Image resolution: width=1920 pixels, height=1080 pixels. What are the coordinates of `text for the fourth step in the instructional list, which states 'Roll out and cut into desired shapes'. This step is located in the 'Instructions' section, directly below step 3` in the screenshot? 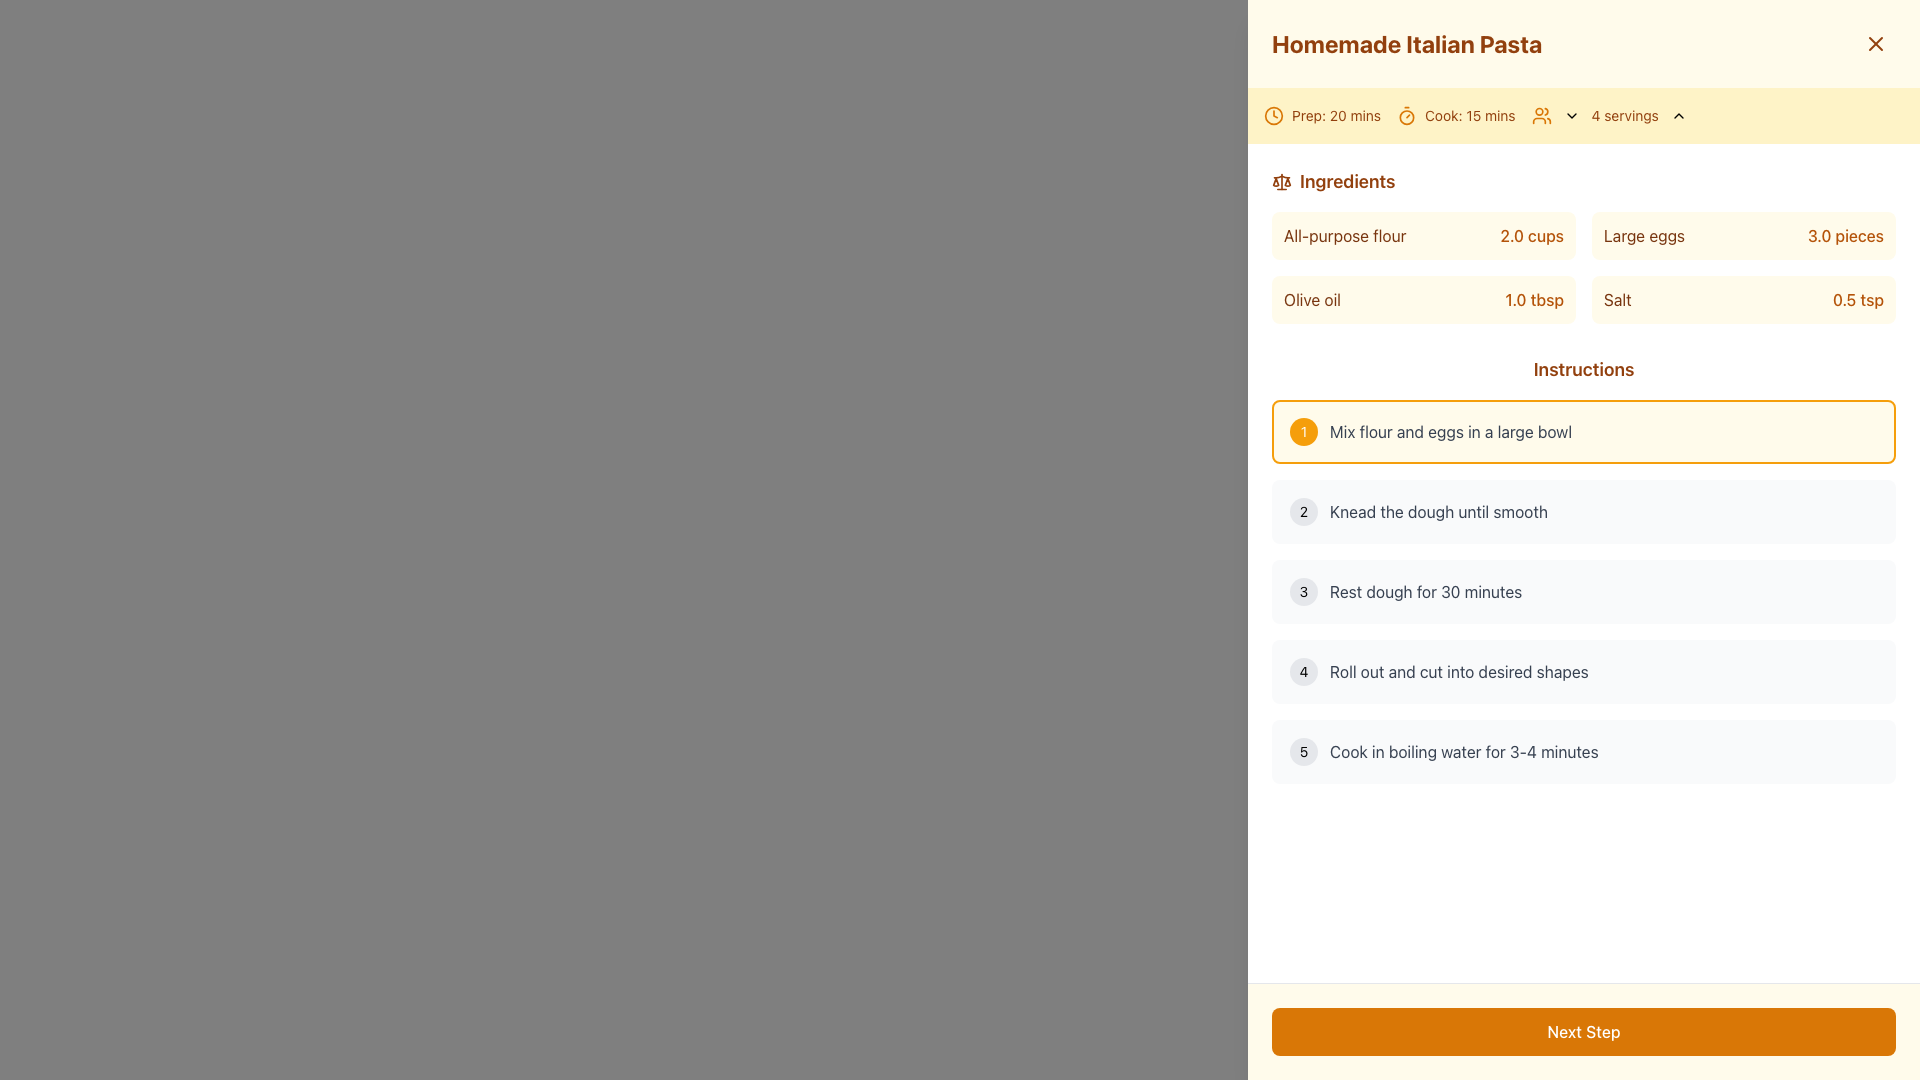 It's located at (1583, 671).